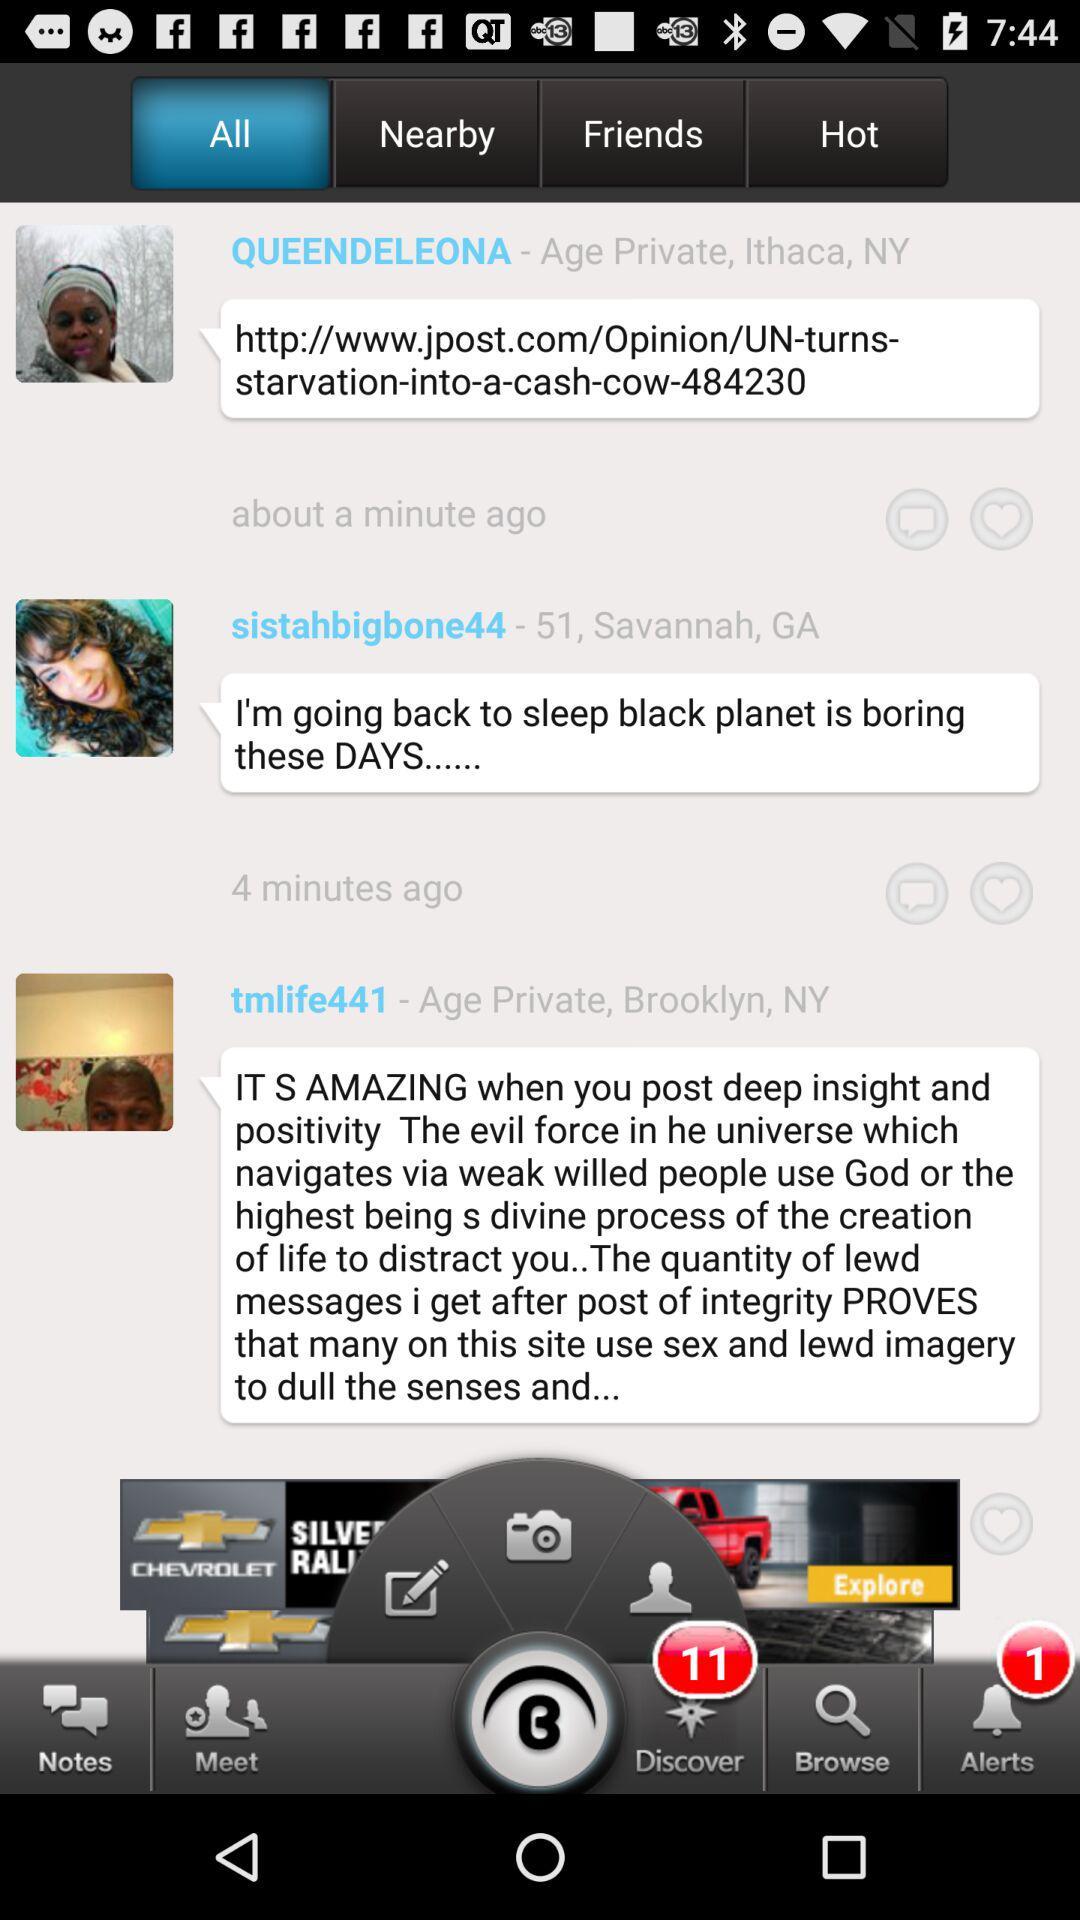 Image resolution: width=1080 pixels, height=1920 pixels. I want to click on the notifications icon, so click(998, 1848).